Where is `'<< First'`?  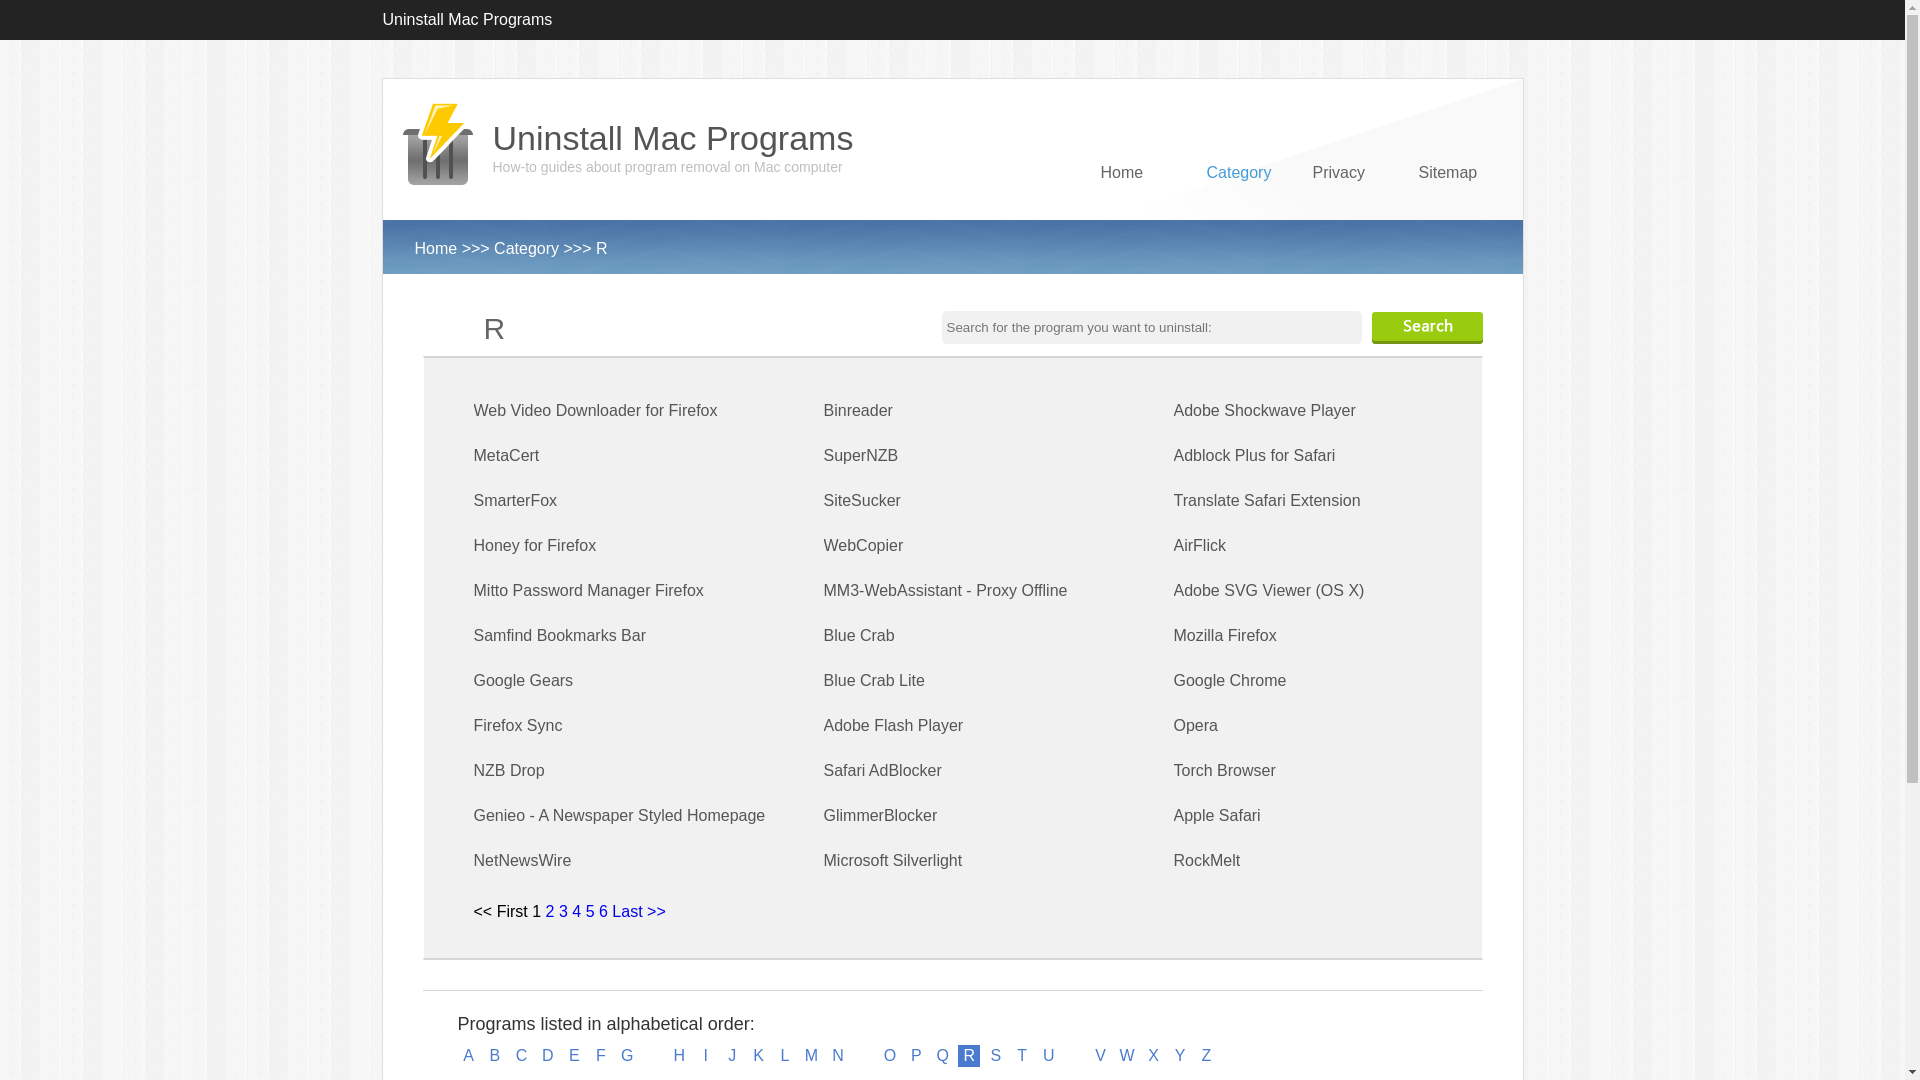 '<< First' is located at coordinates (500, 911).